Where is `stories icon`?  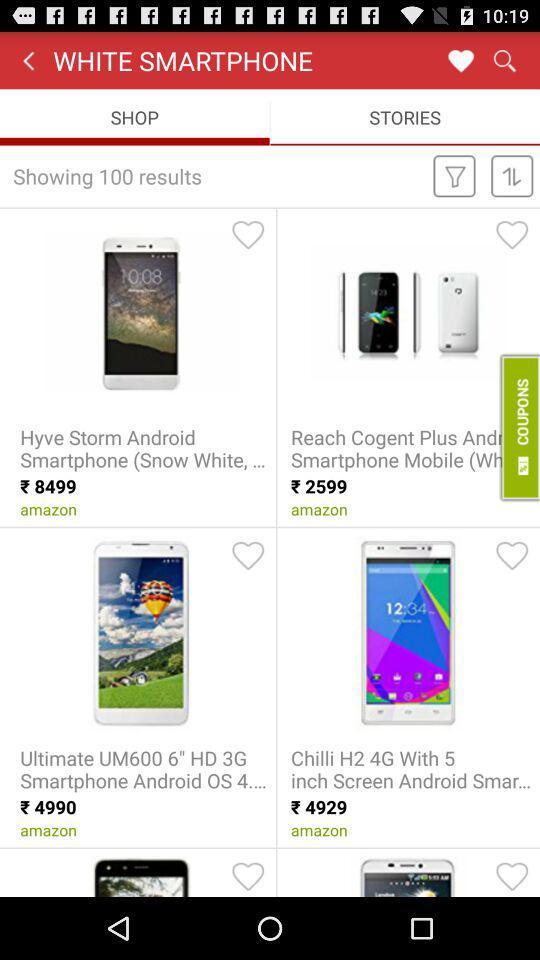 stories icon is located at coordinates (405, 117).